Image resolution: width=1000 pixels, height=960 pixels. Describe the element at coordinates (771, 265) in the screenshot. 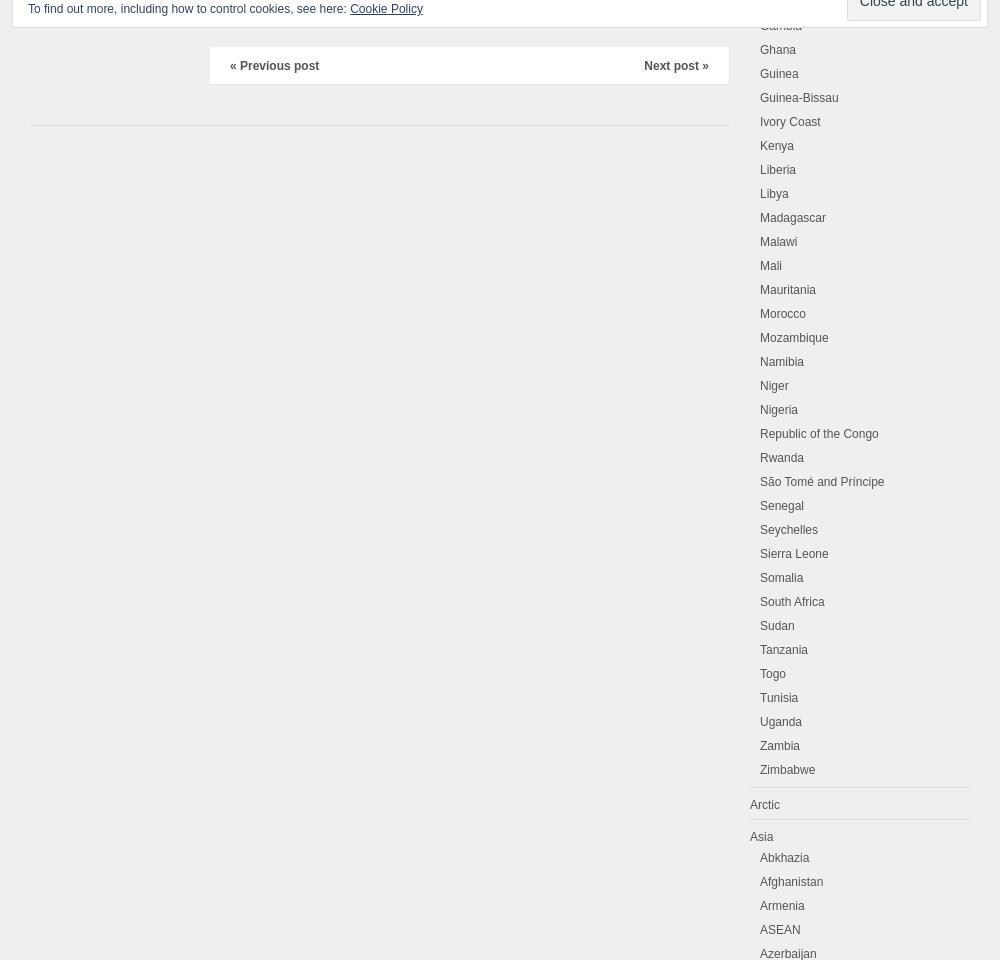

I see `'Mali'` at that location.